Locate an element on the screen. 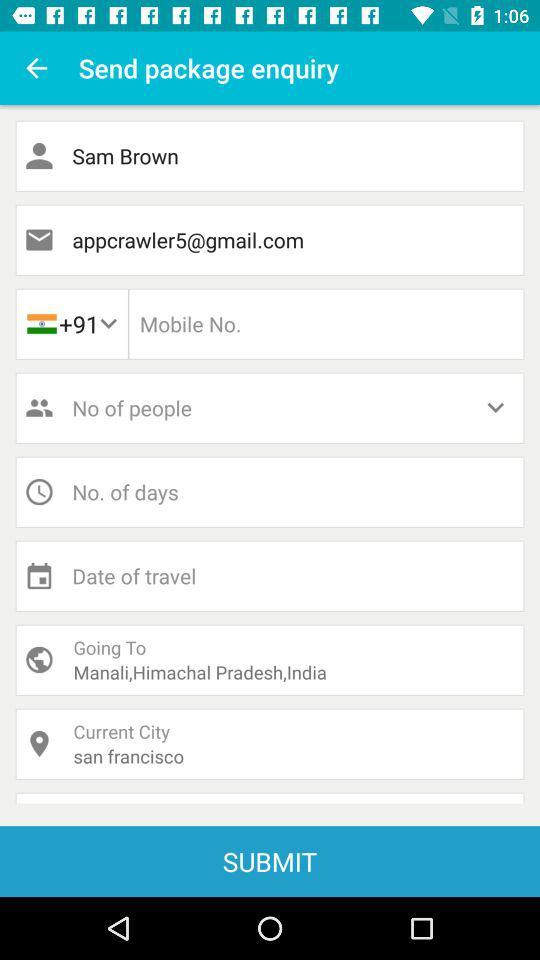  phone number is located at coordinates (326, 324).